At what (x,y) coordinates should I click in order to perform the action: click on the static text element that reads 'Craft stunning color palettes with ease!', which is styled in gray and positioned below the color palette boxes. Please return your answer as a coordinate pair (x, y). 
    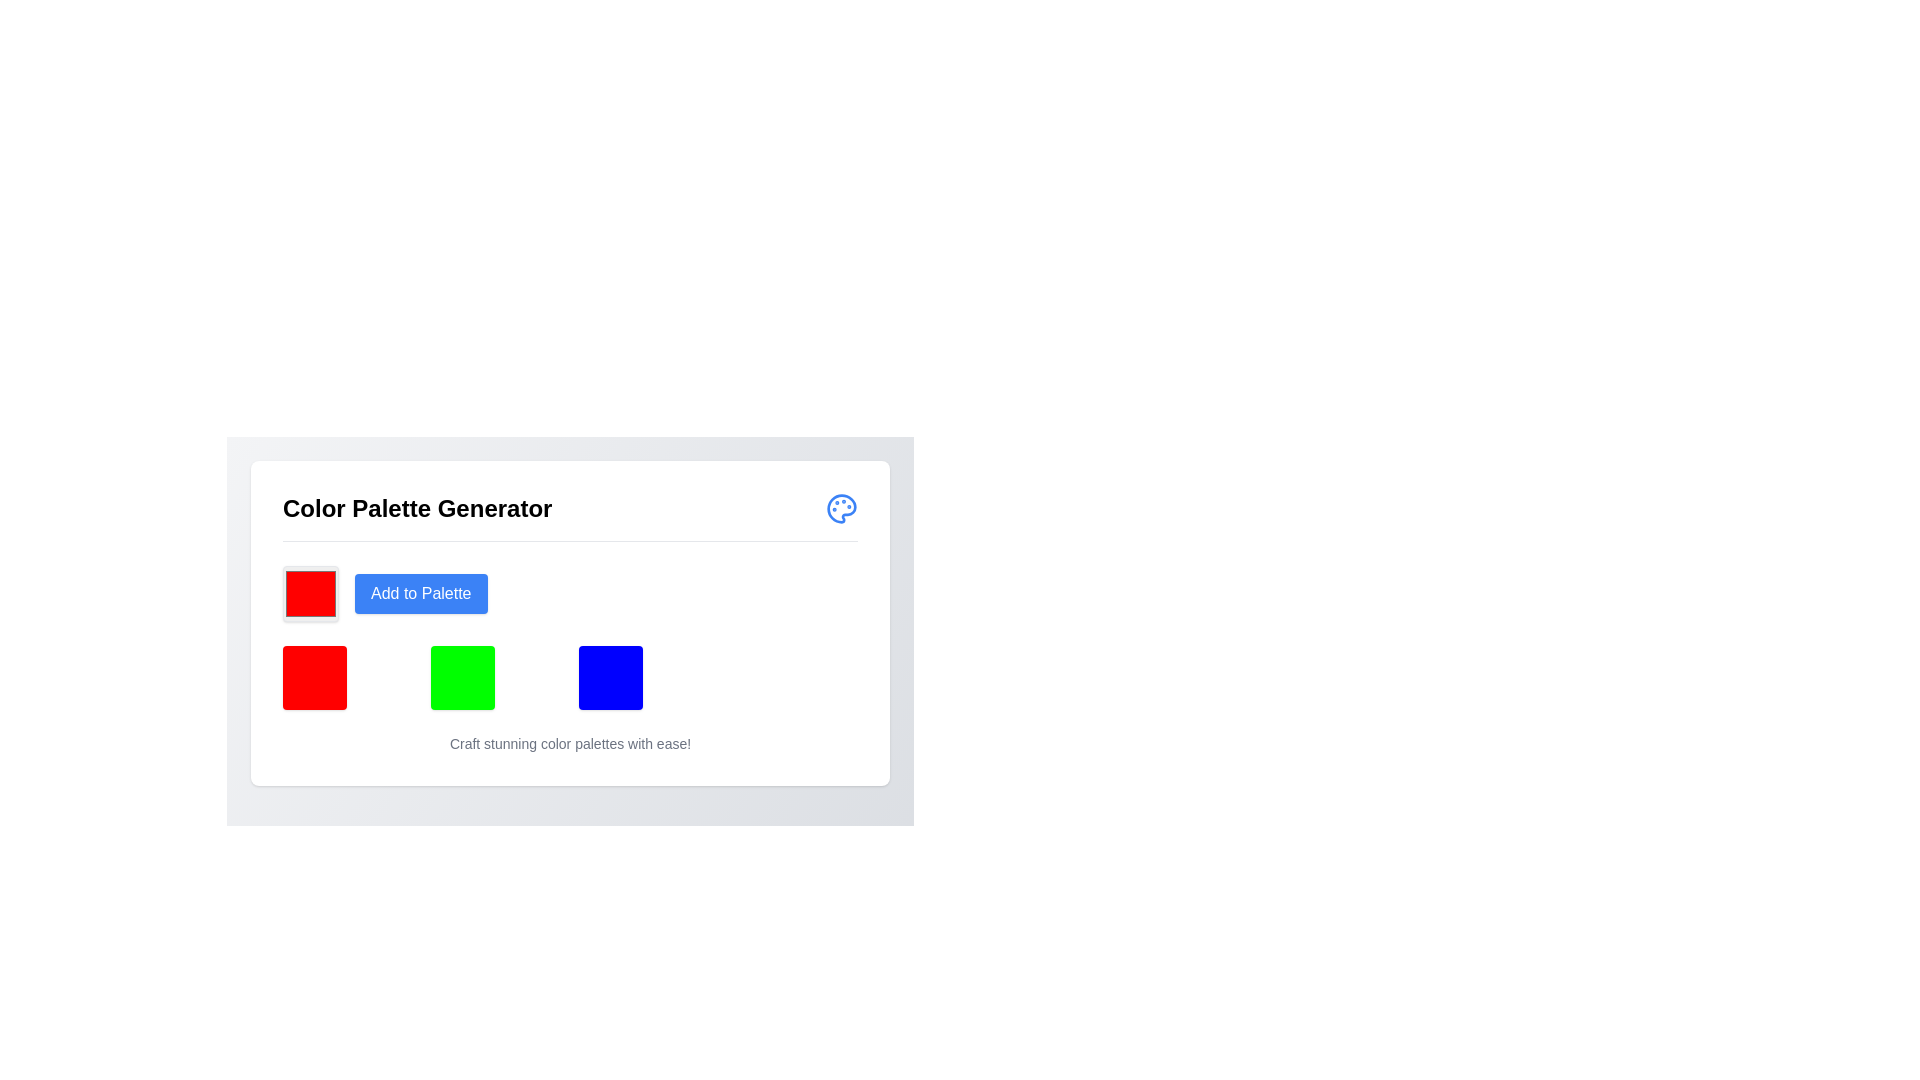
    Looking at the image, I should click on (569, 744).